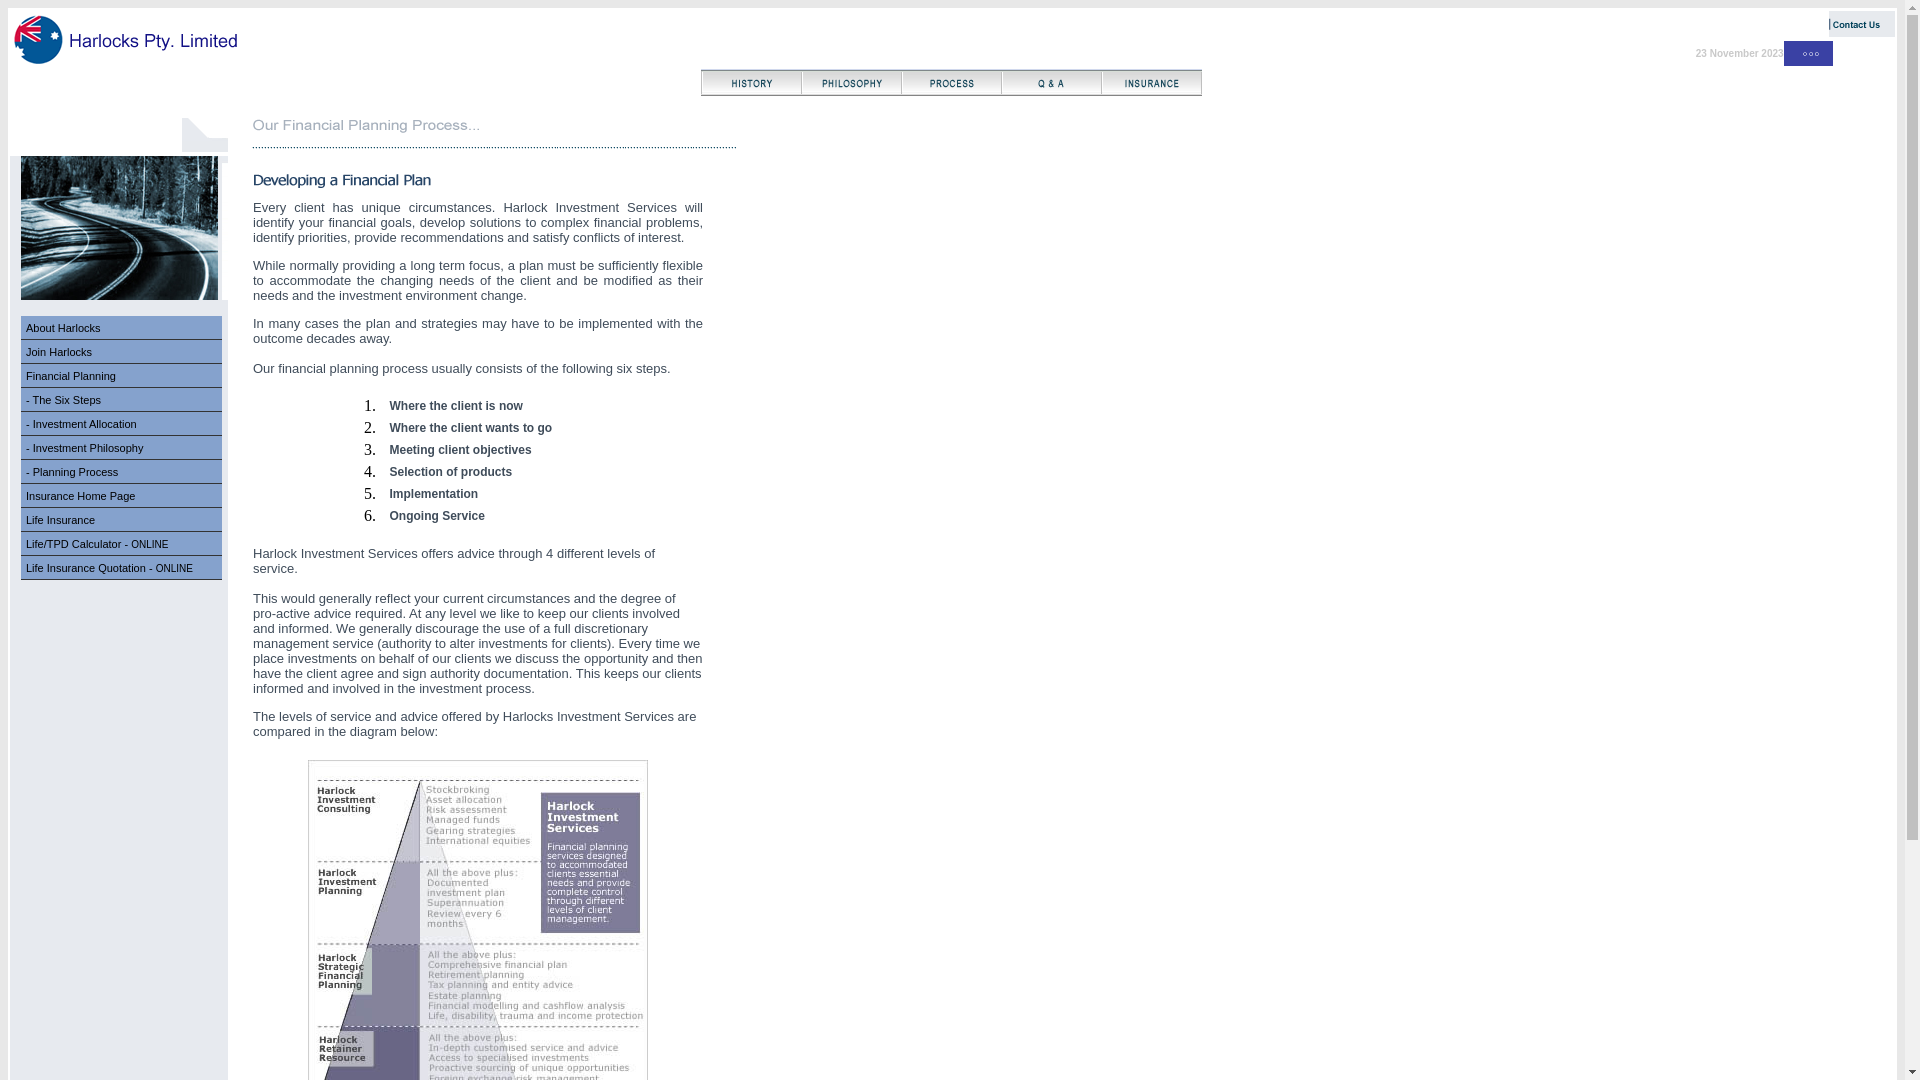 The image size is (1920, 1080). Describe the element at coordinates (459, 450) in the screenshot. I see `'Meeting client objectives'` at that location.